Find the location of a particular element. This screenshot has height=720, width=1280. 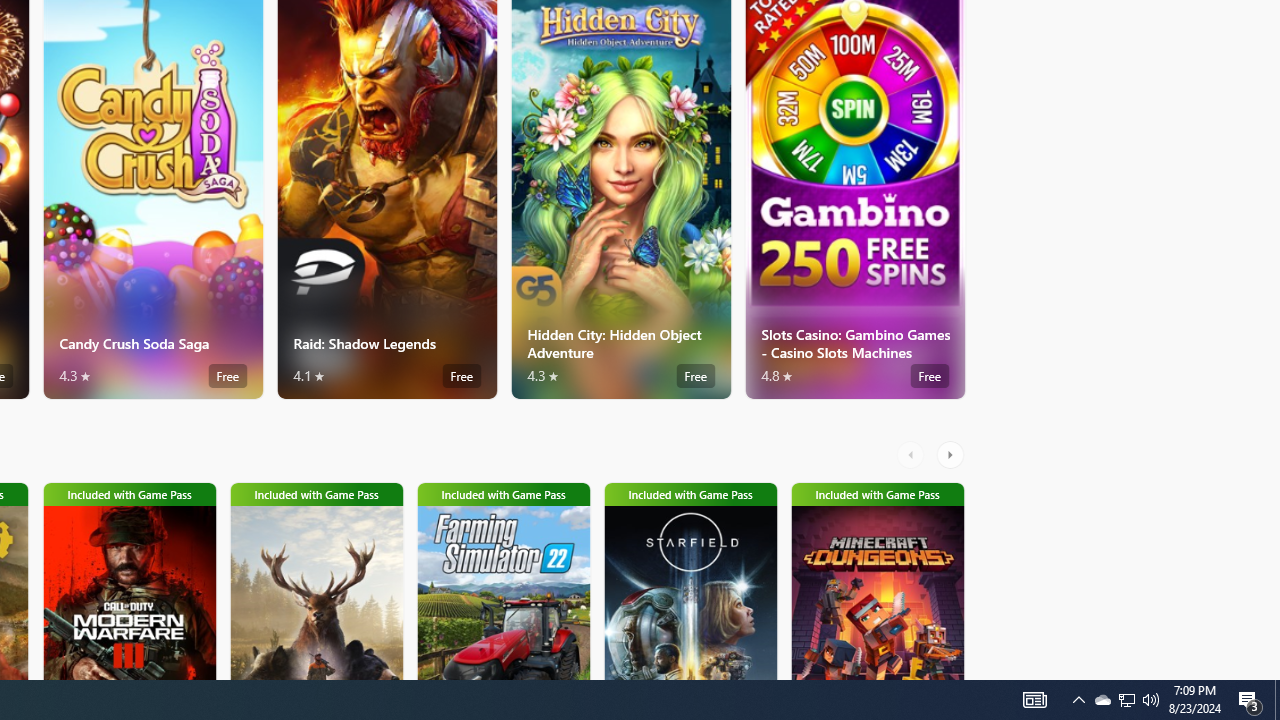

'AutomationID: LeftScrollButton' is located at coordinates (912, 455).